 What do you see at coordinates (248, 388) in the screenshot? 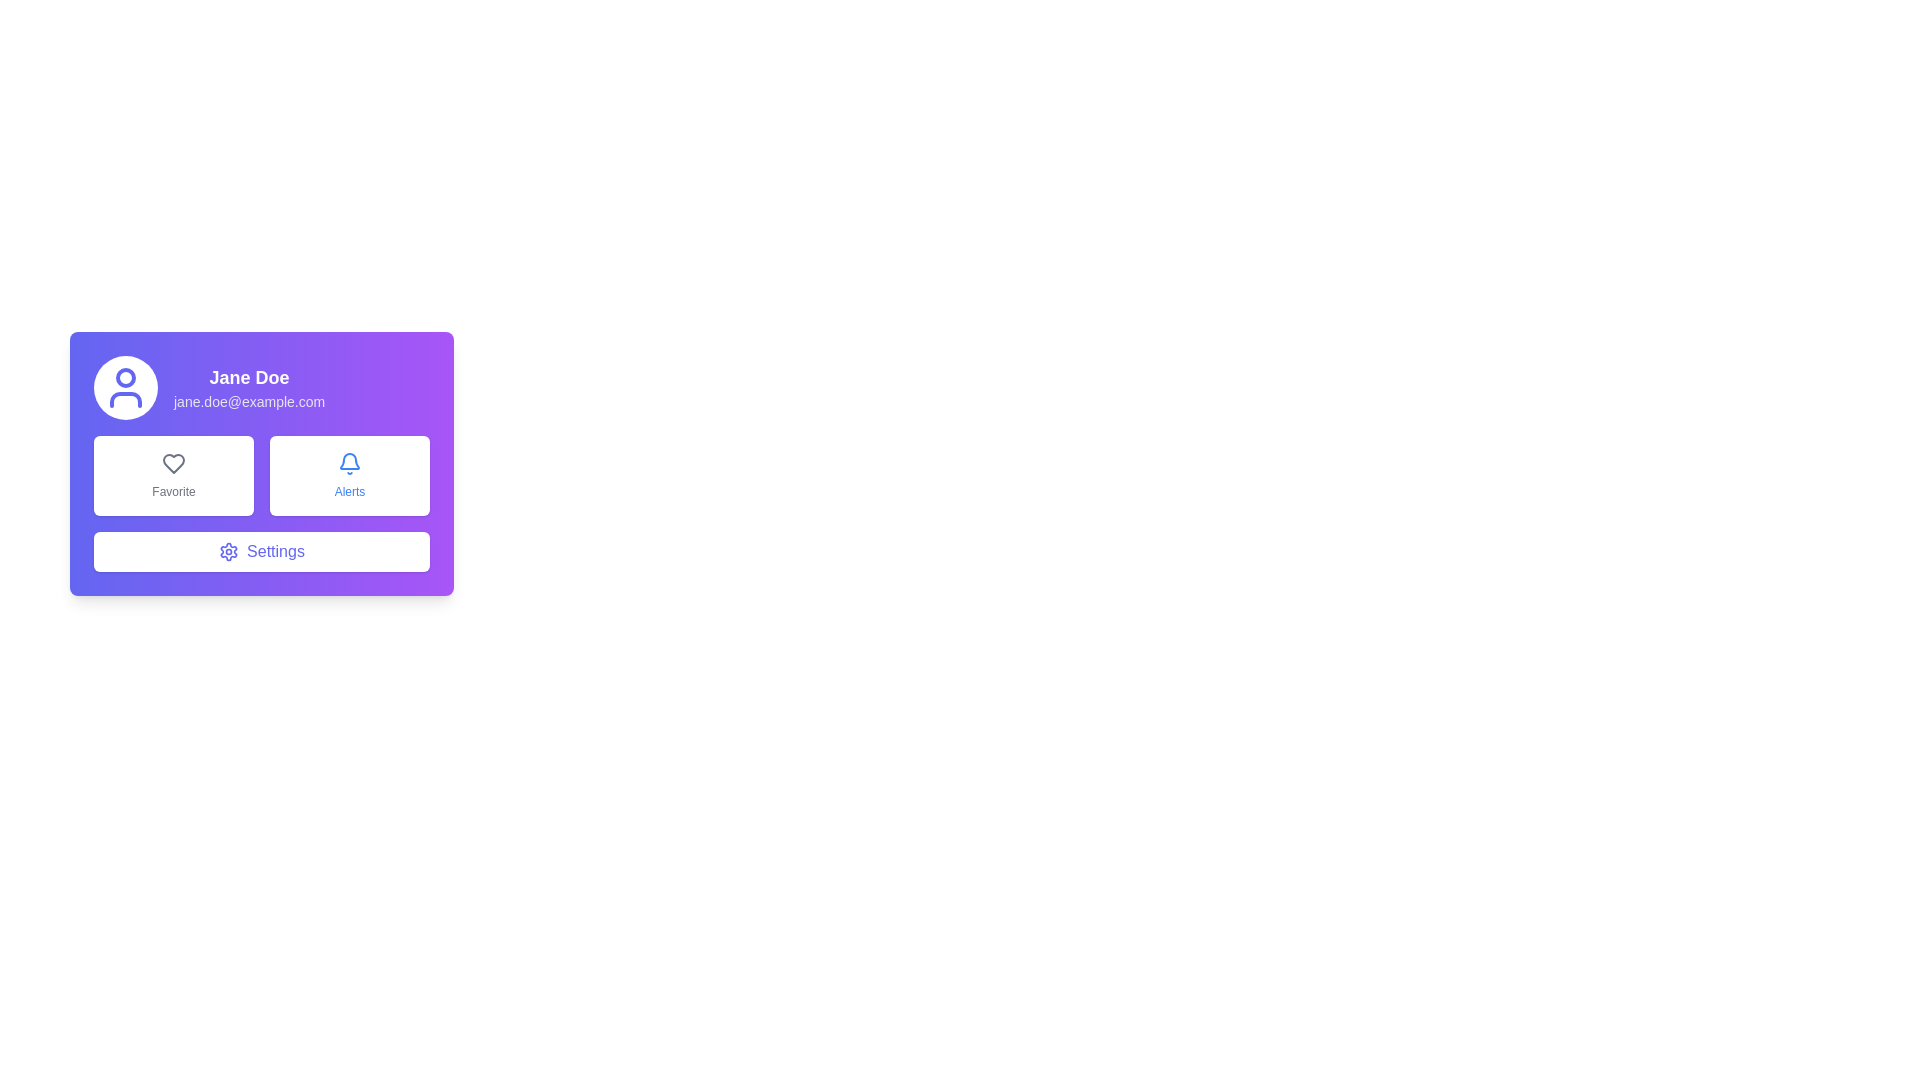
I see `the text display containing the name 'Jane Doe' and the email 'jane.doe@example.com', which is aligned left on a purple background and positioned to the right of a user avatar icon` at bounding box center [248, 388].